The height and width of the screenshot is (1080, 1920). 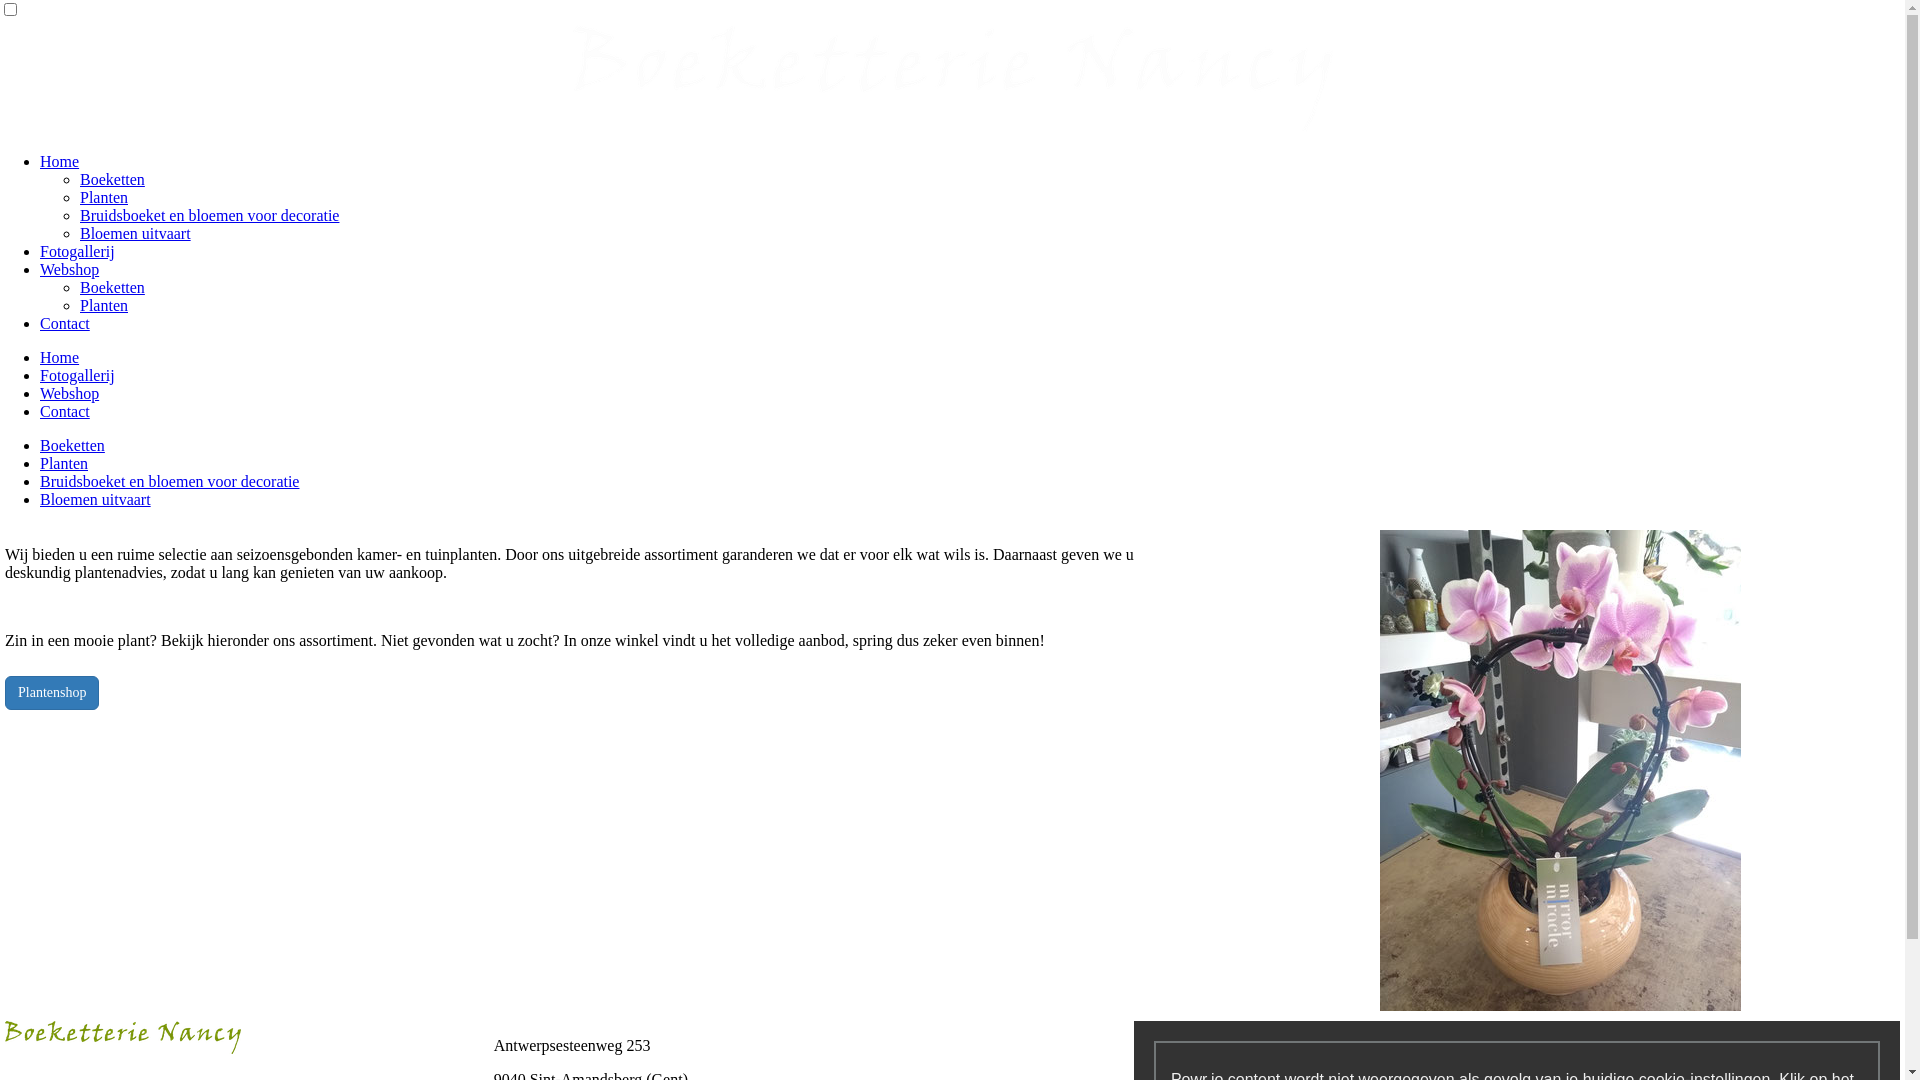 What do you see at coordinates (39, 356) in the screenshot?
I see `'Home'` at bounding box center [39, 356].